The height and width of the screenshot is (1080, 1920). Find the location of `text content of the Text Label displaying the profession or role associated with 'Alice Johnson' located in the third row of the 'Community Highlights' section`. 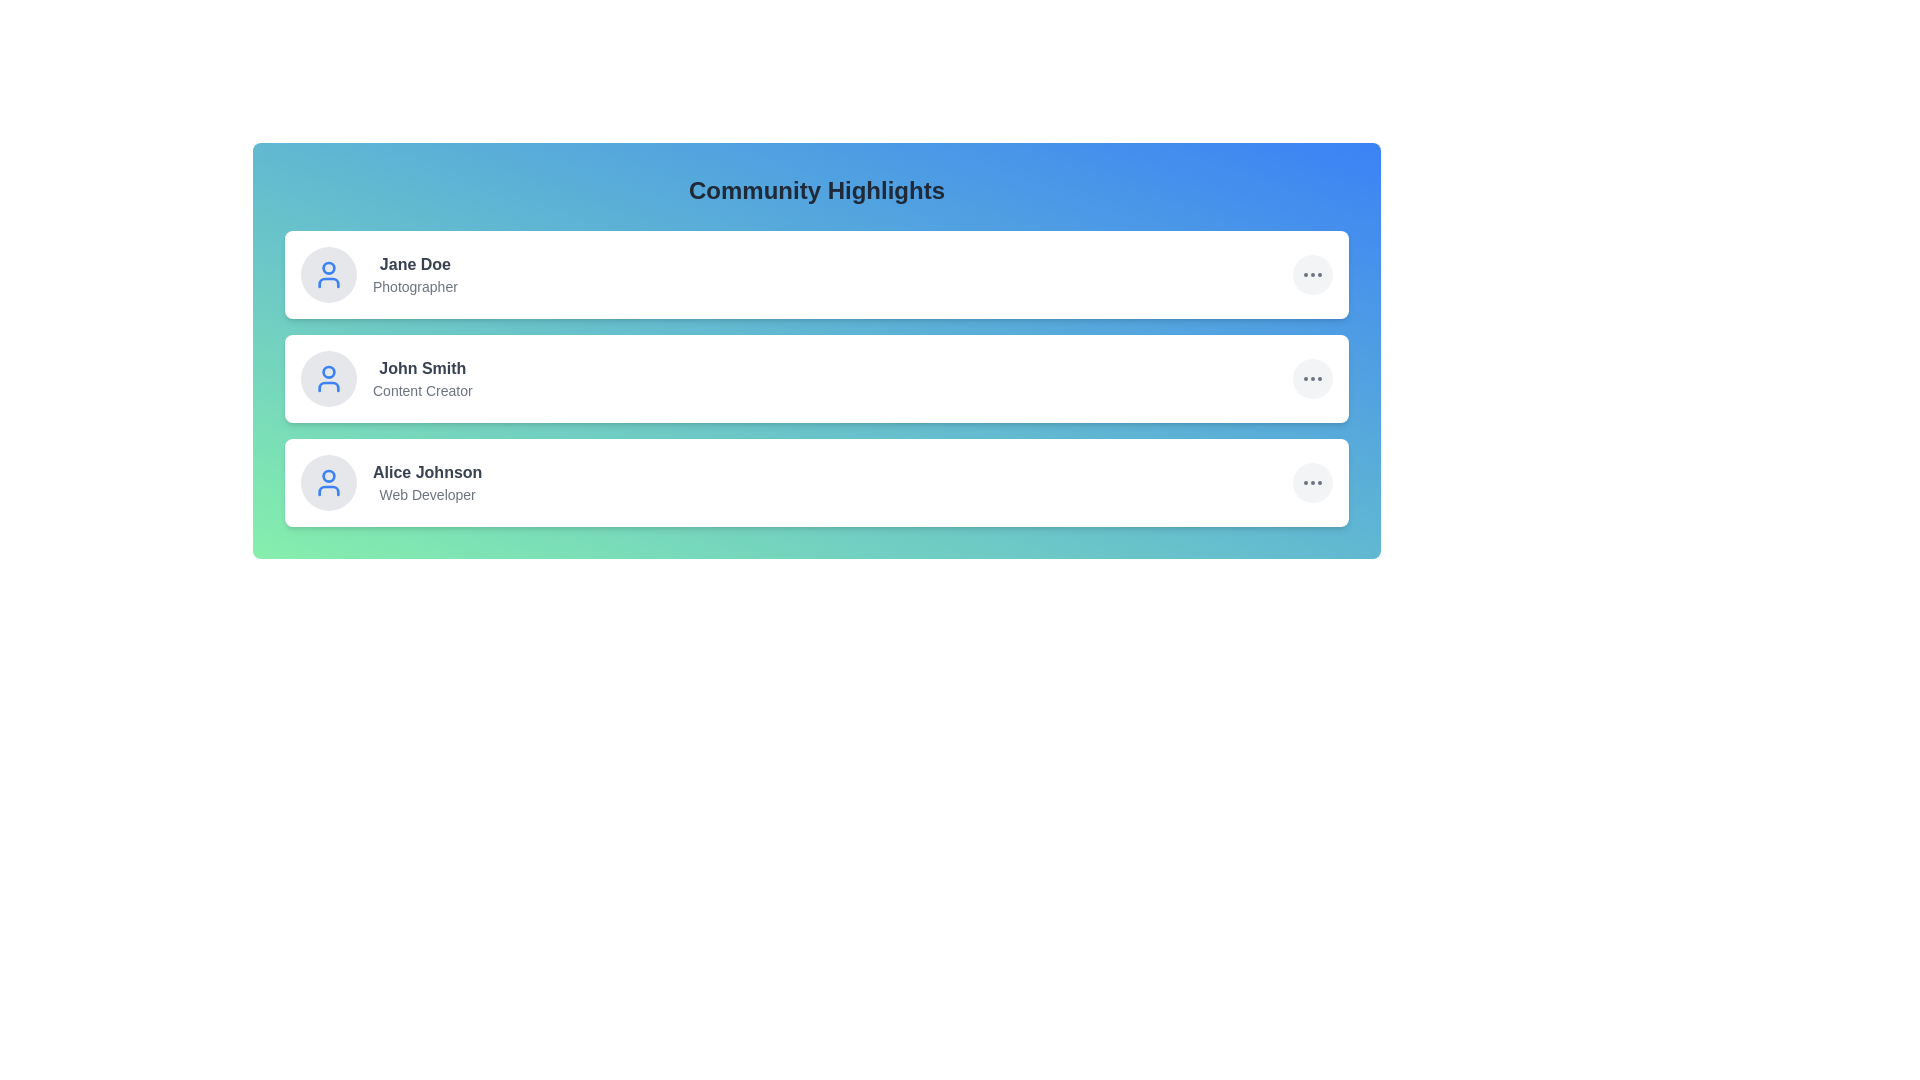

text content of the Text Label displaying the profession or role associated with 'Alice Johnson' located in the third row of the 'Community Highlights' section is located at coordinates (426, 494).